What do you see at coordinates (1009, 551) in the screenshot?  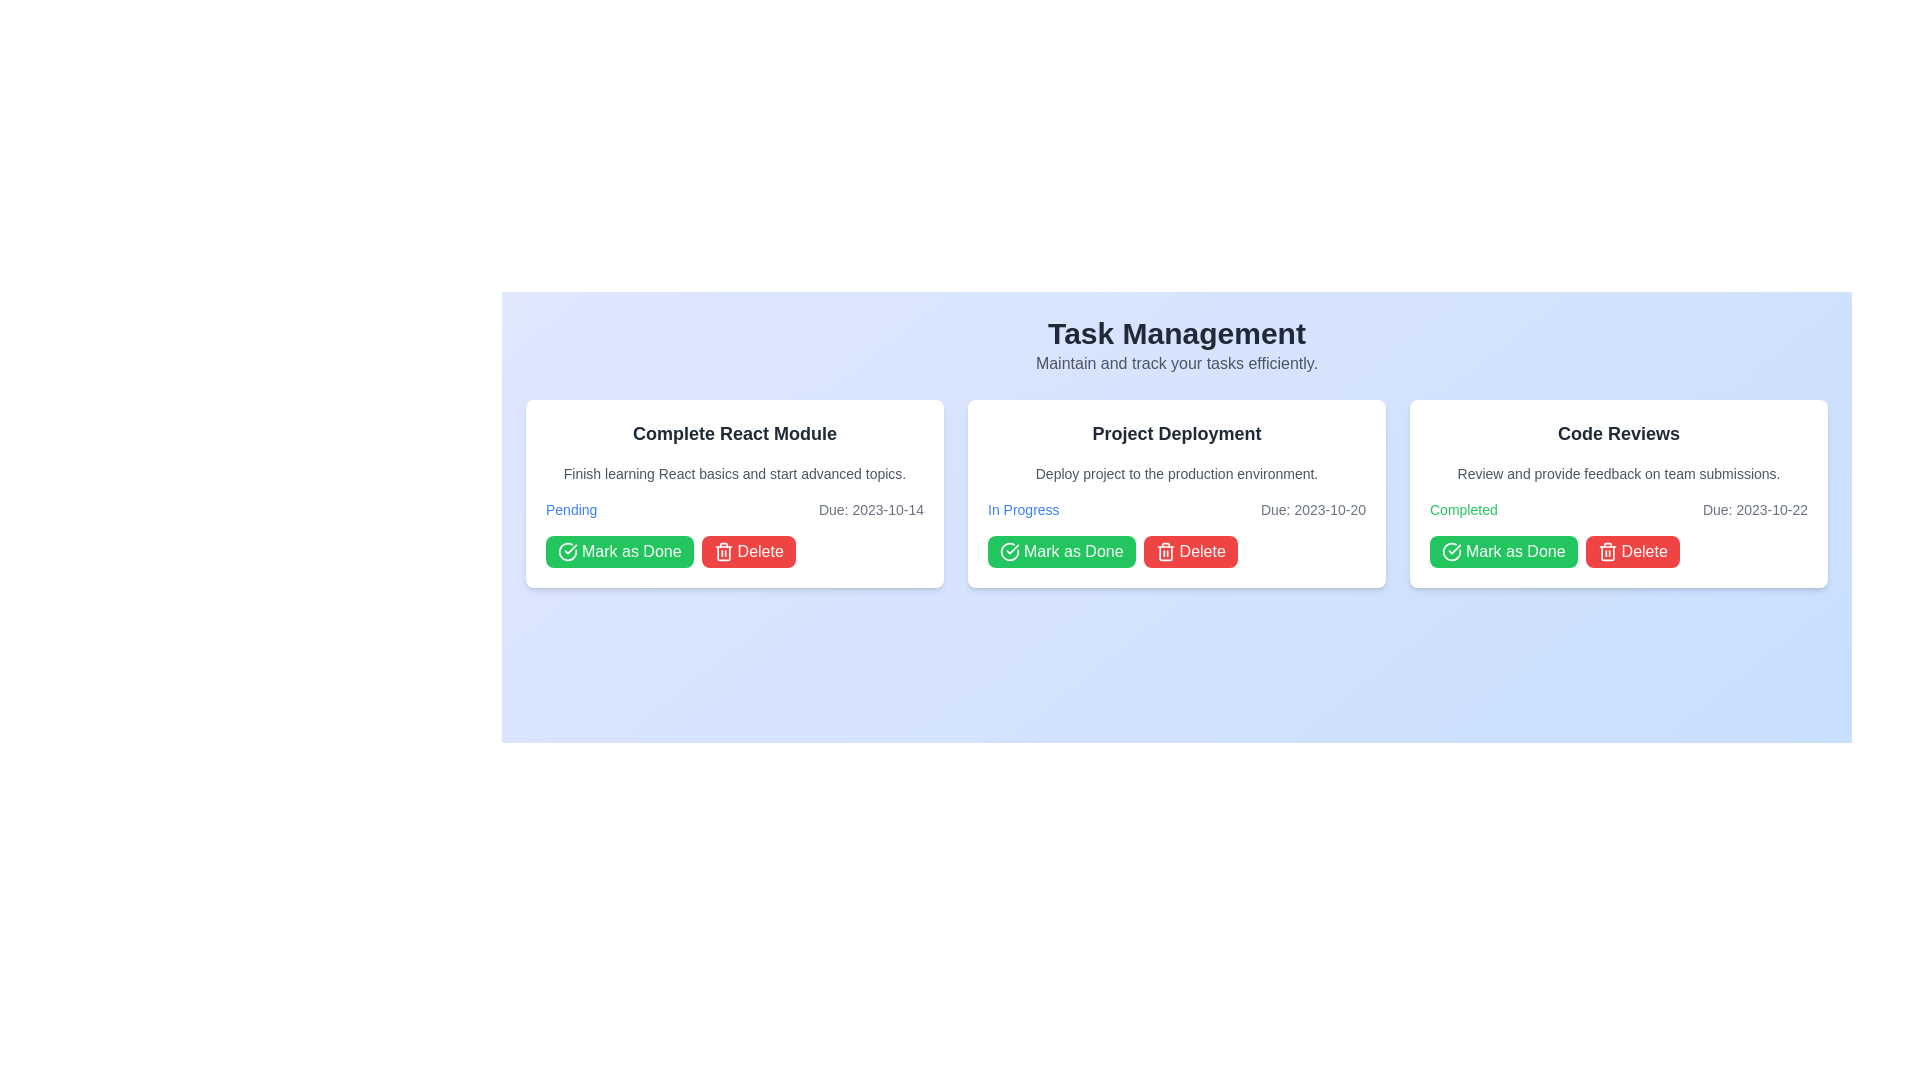 I see `the completion icon within the 'Mark as Done' button in the 'Project Deployment' task card for additional visual feedback` at bounding box center [1009, 551].